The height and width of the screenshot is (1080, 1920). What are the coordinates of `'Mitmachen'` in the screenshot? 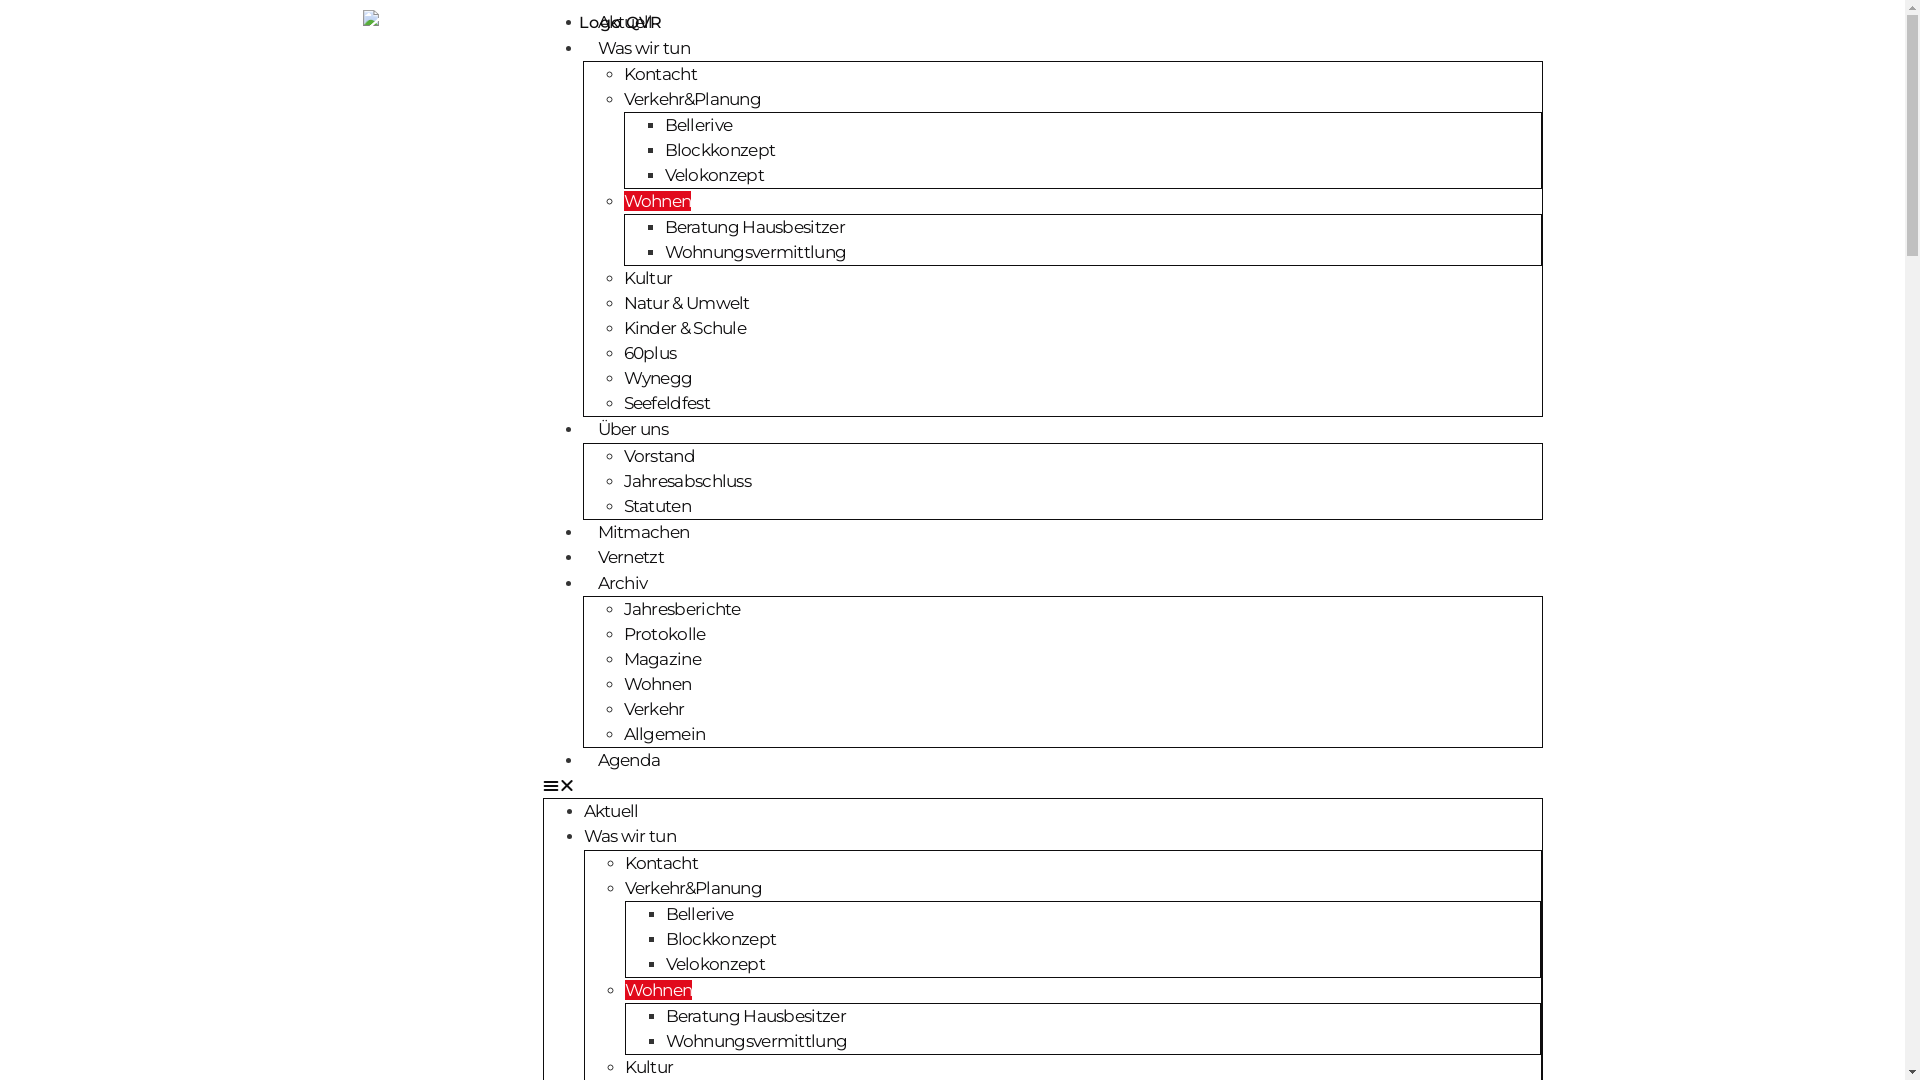 It's located at (643, 531).